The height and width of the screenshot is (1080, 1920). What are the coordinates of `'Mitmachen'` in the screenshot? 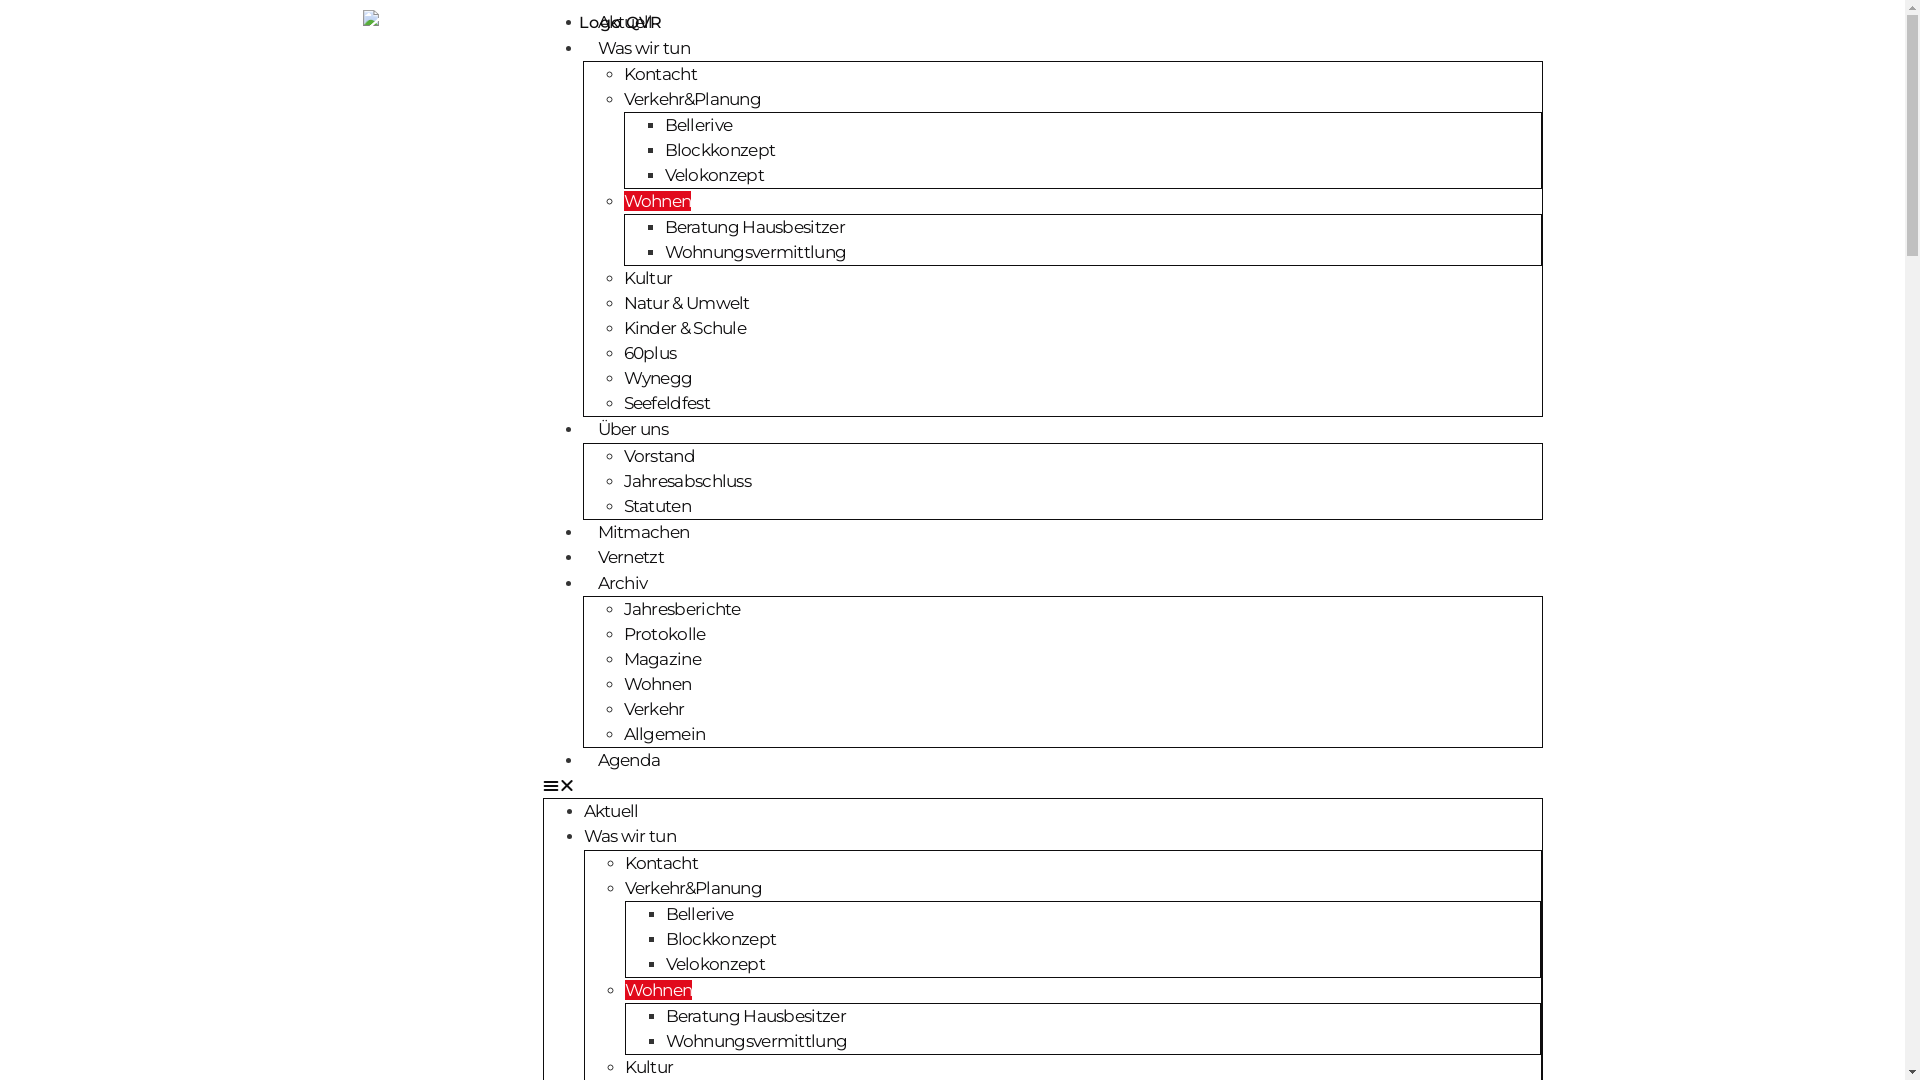 It's located at (643, 531).